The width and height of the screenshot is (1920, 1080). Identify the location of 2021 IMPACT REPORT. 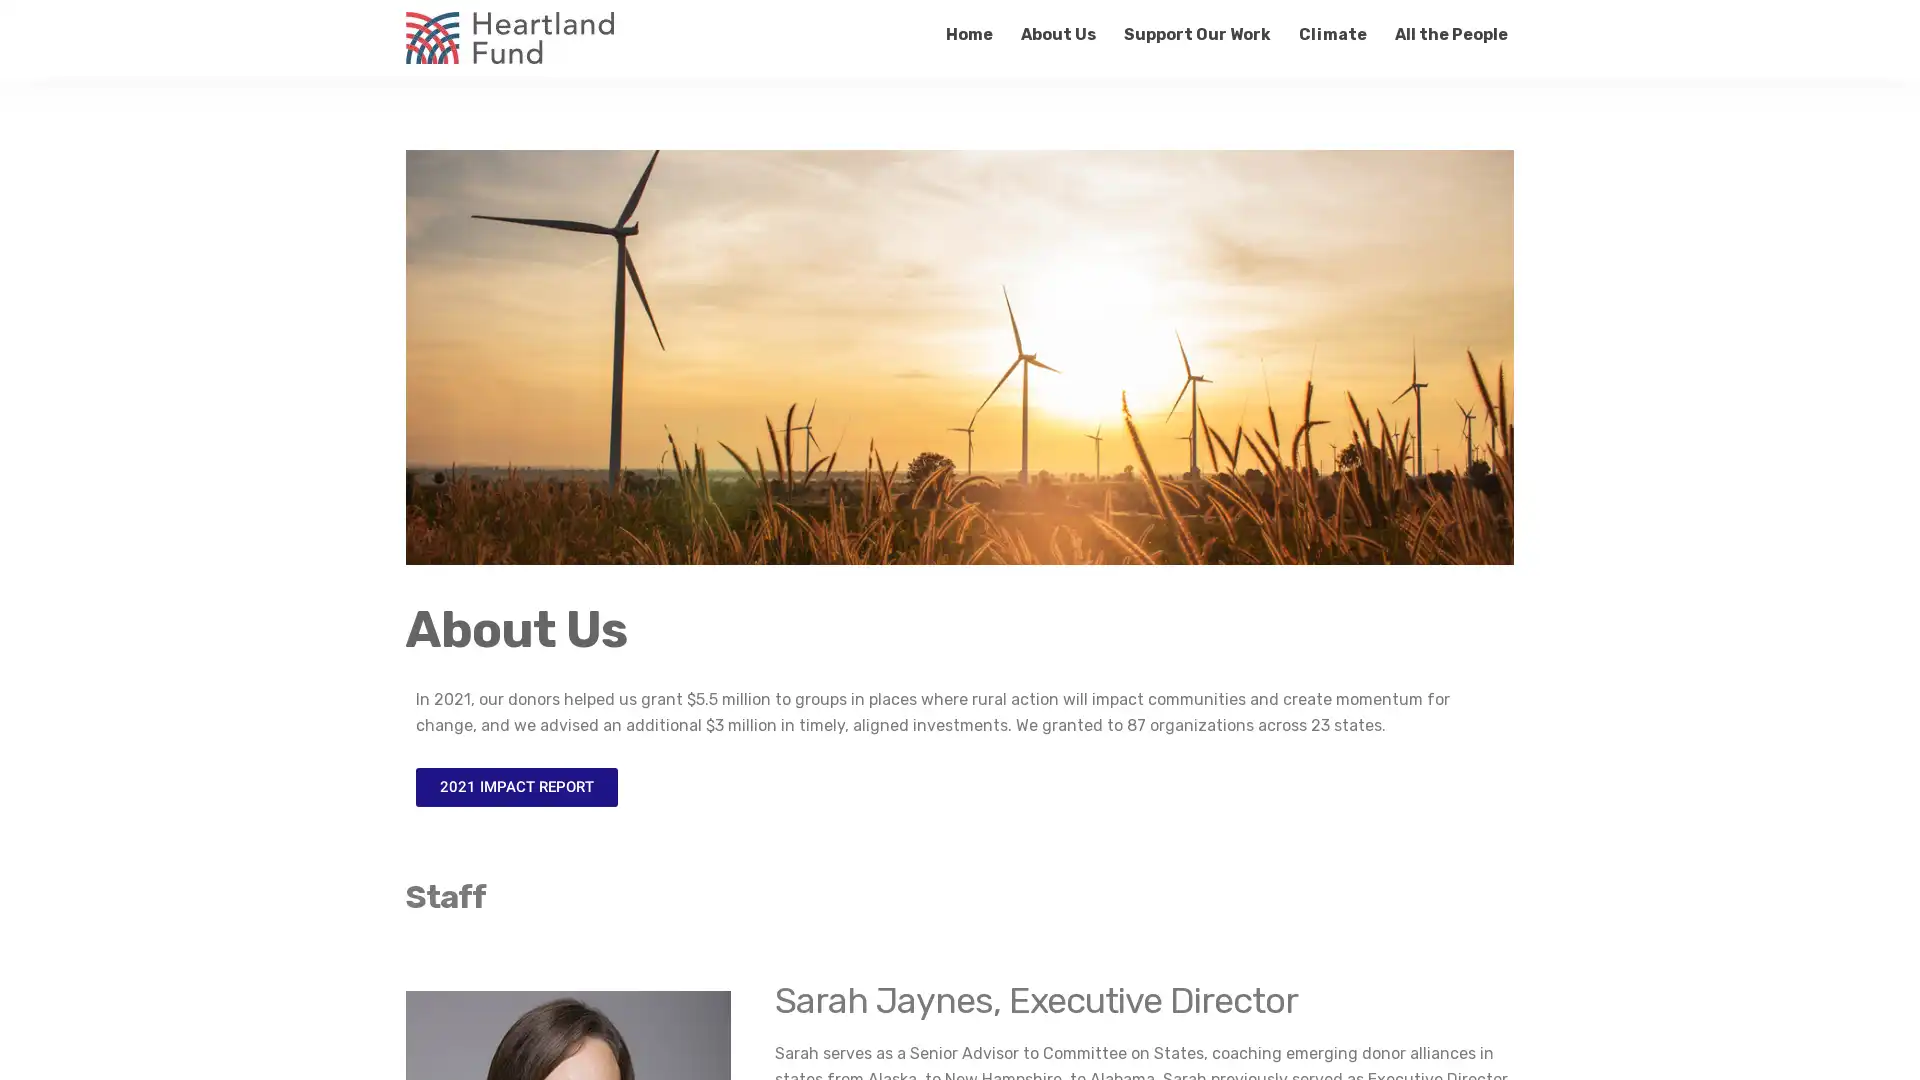
(517, 786).